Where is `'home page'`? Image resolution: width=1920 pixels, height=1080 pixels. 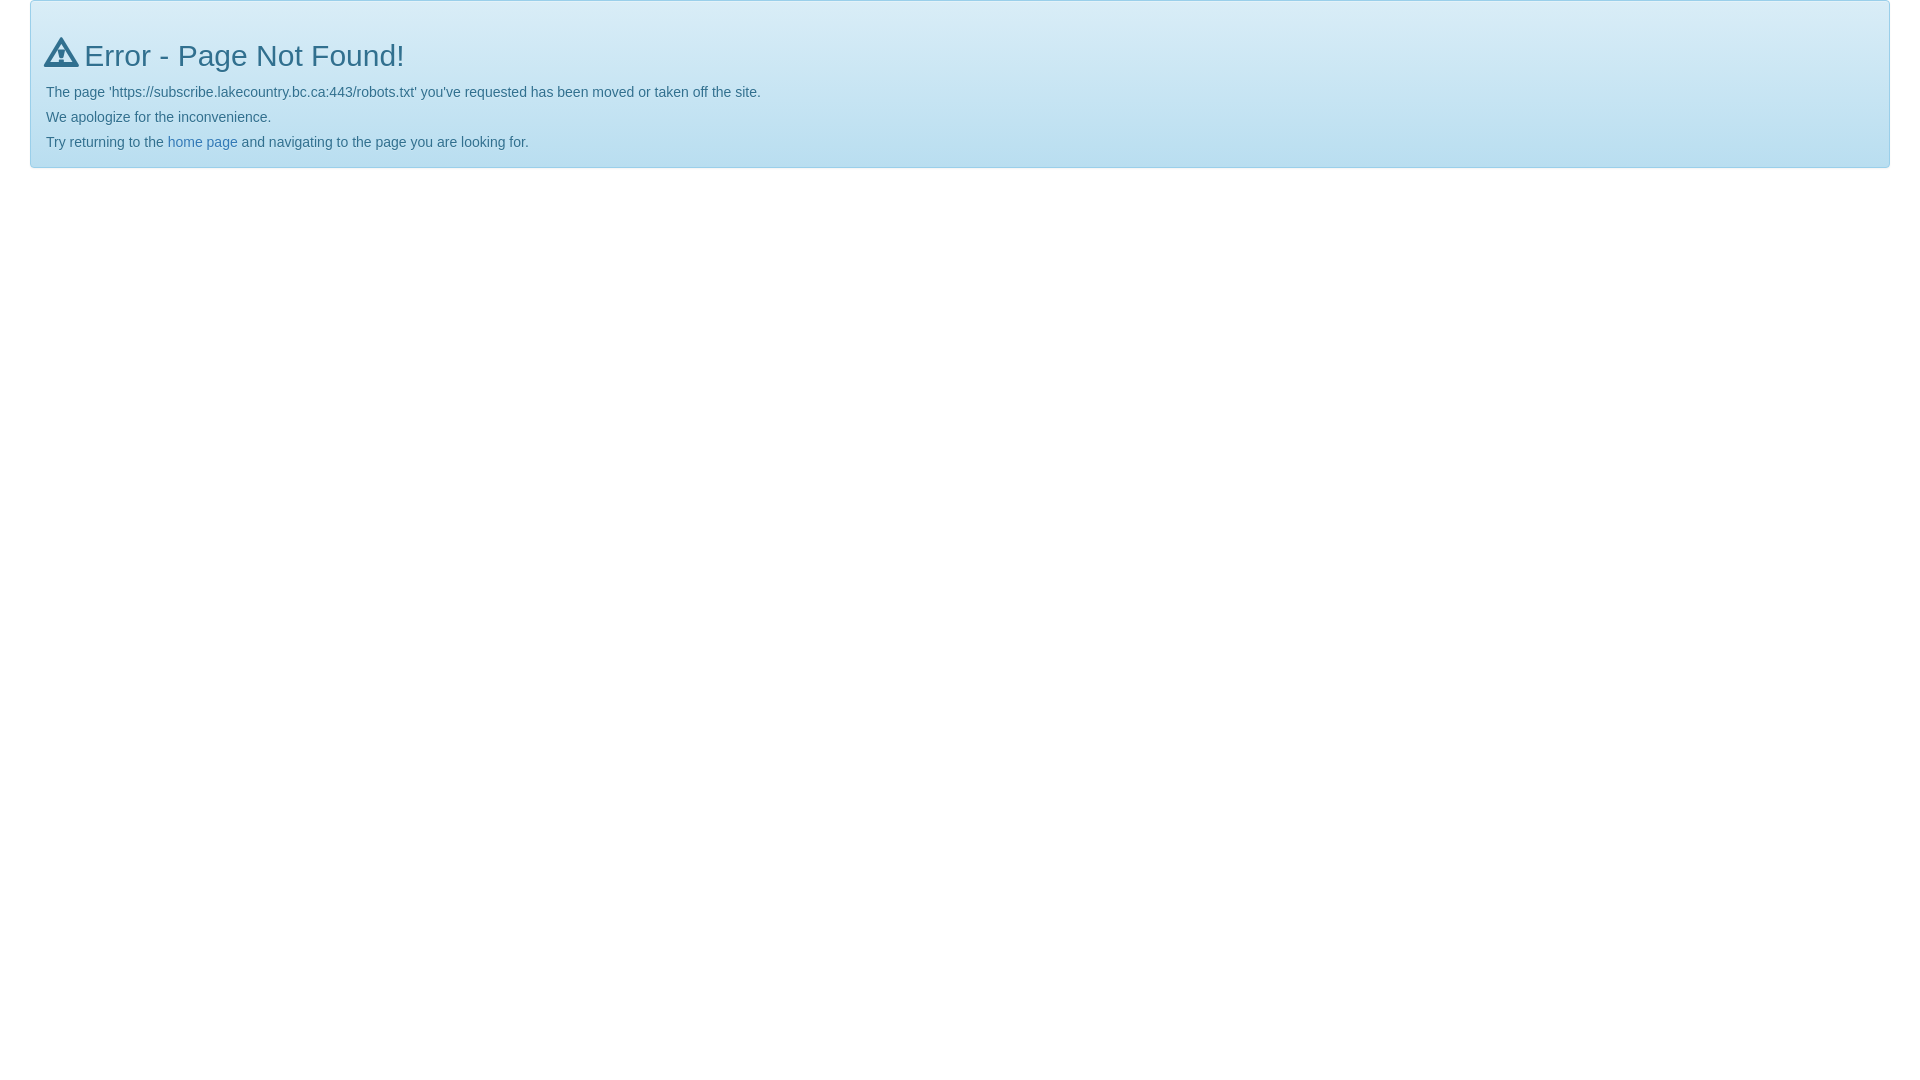
'home page' is located at coordinates (202, 141).